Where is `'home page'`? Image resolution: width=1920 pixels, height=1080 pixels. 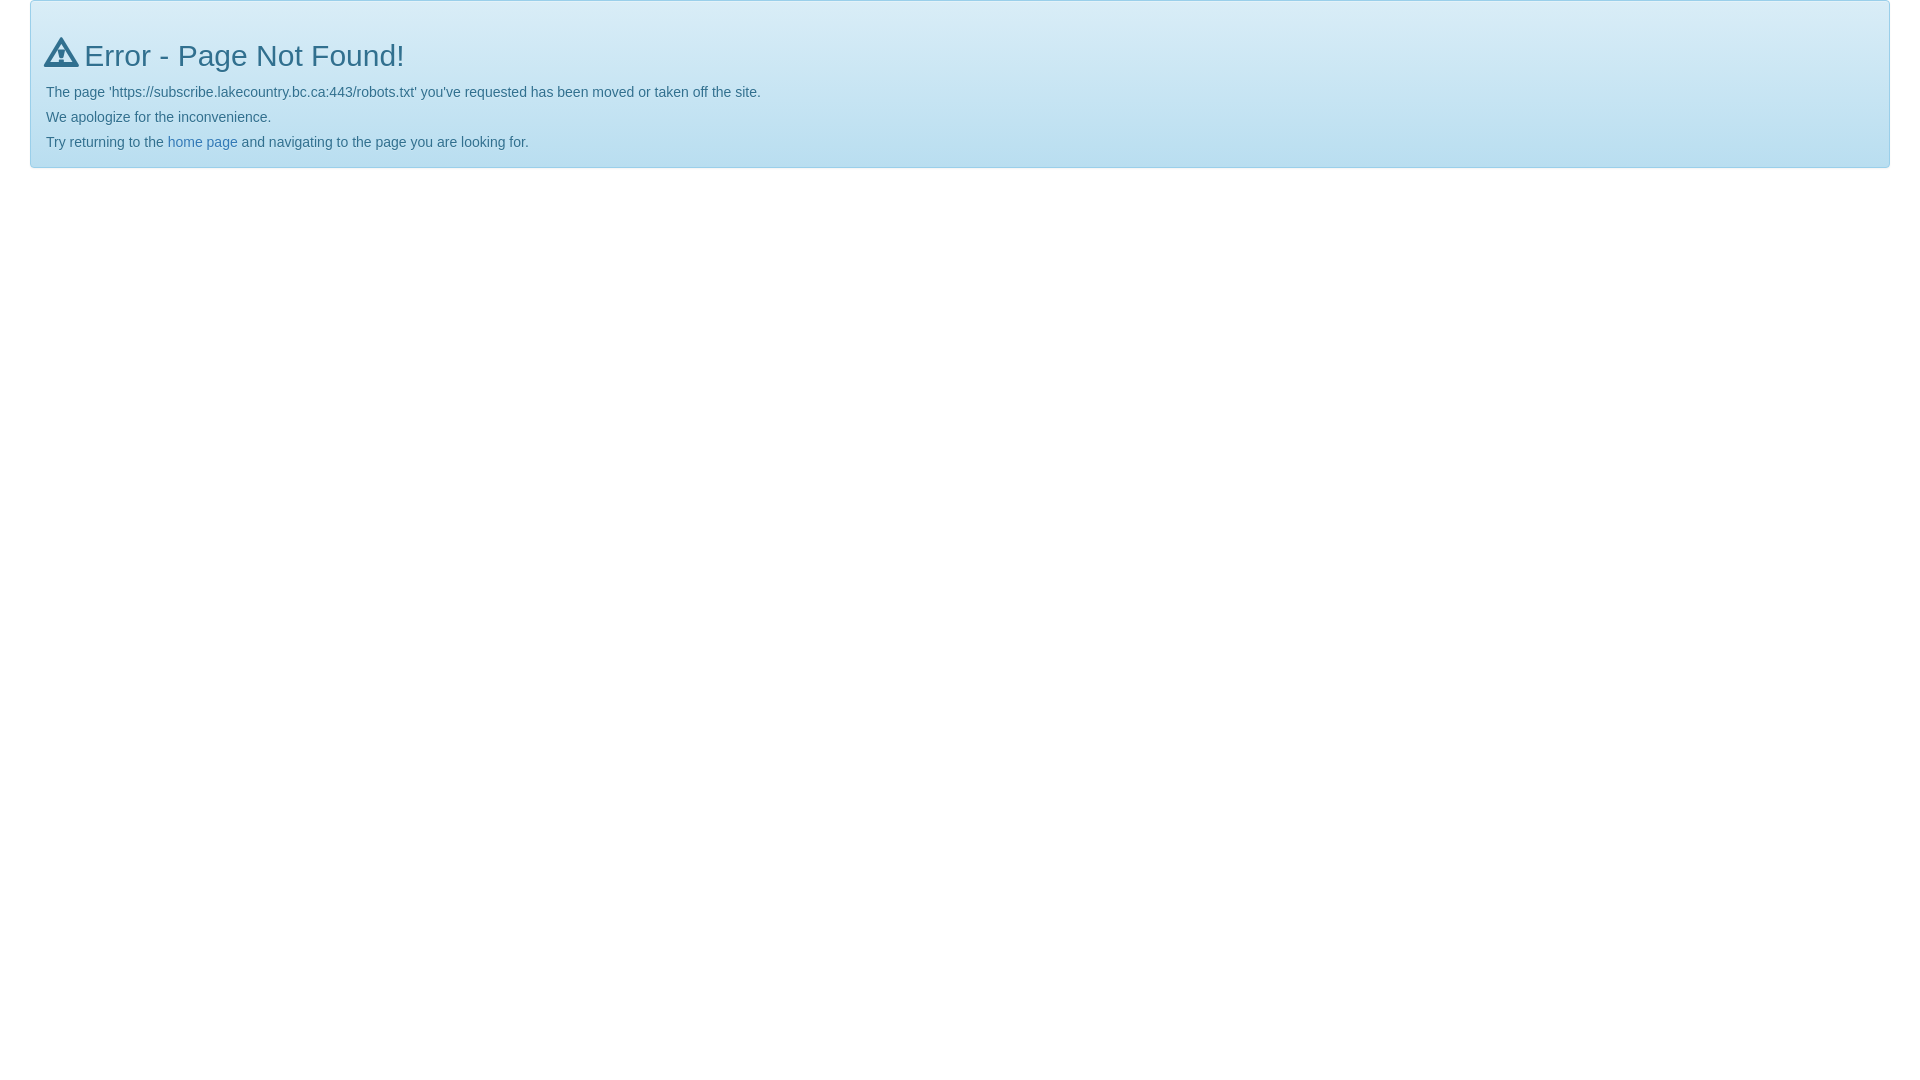
'home page' is located at coordinates (202, 141).